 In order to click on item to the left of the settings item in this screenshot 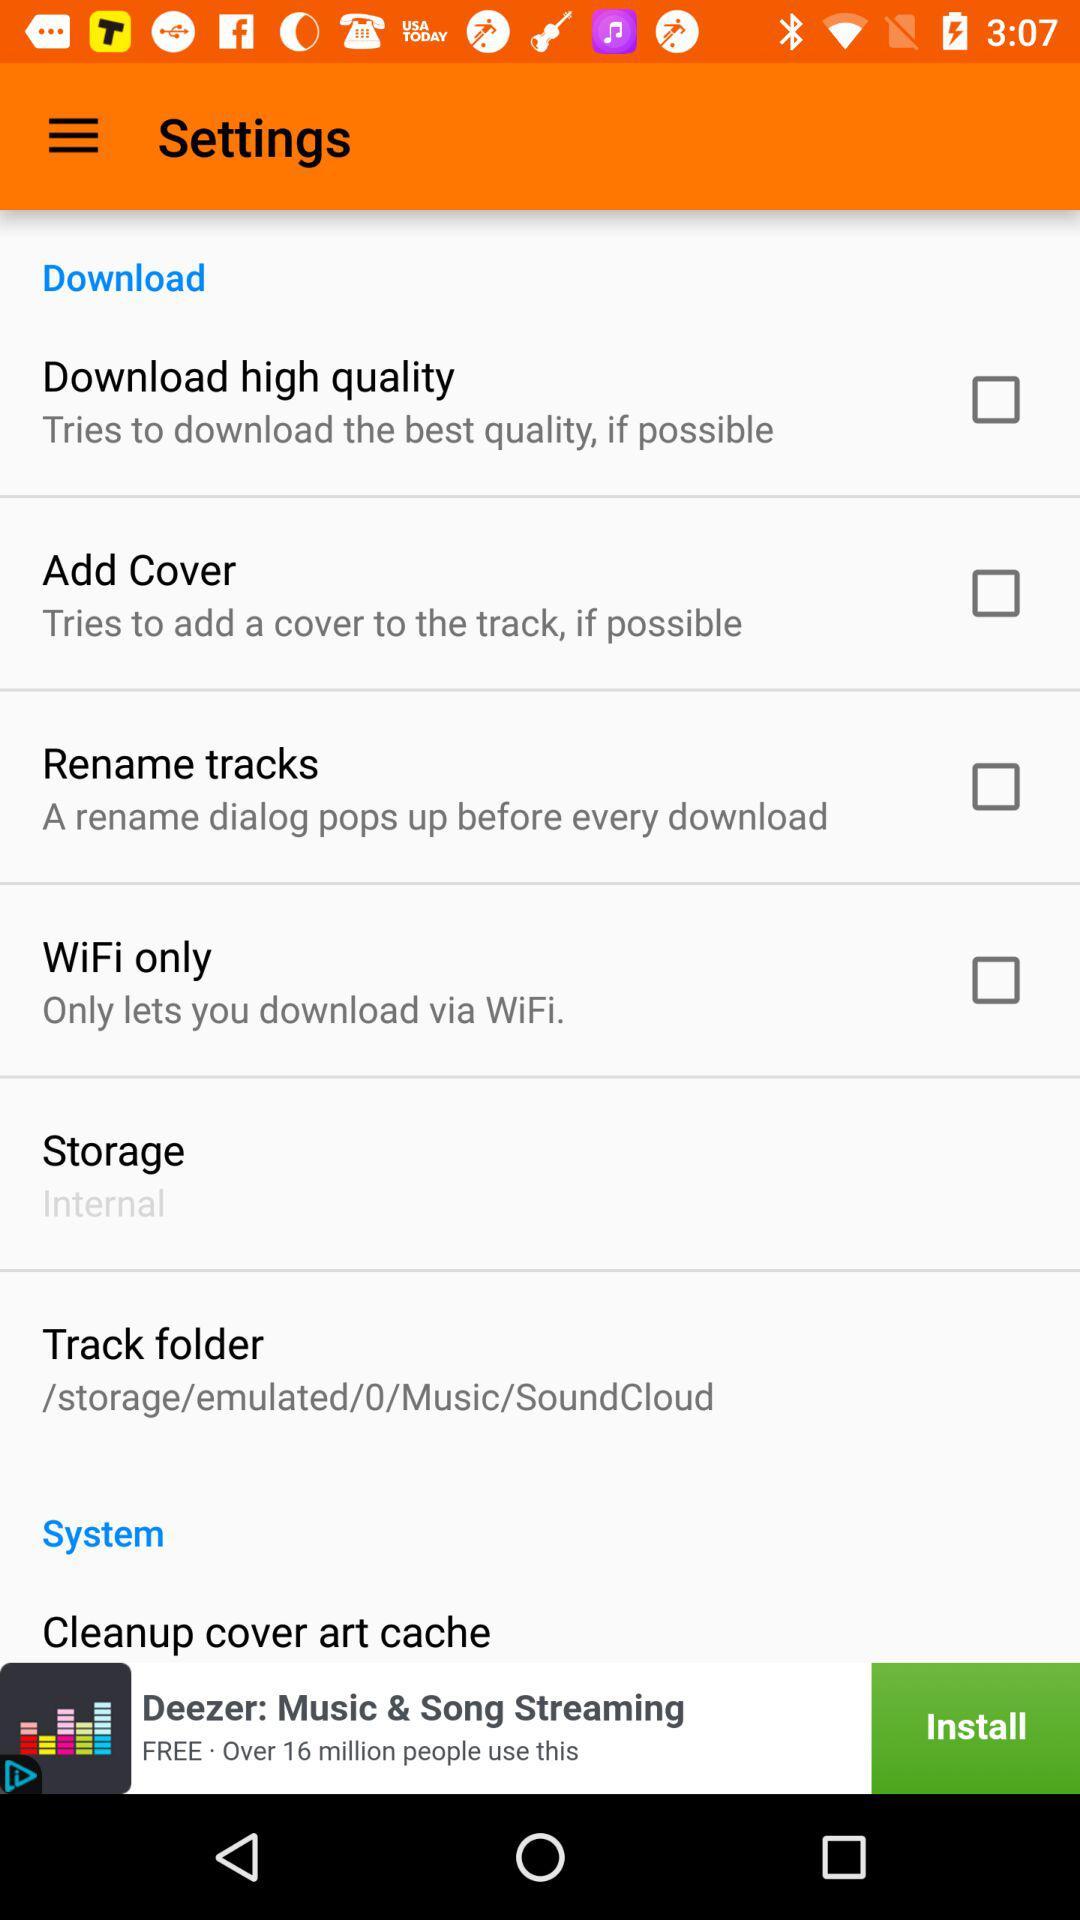, I will do `click(72, 135)`.